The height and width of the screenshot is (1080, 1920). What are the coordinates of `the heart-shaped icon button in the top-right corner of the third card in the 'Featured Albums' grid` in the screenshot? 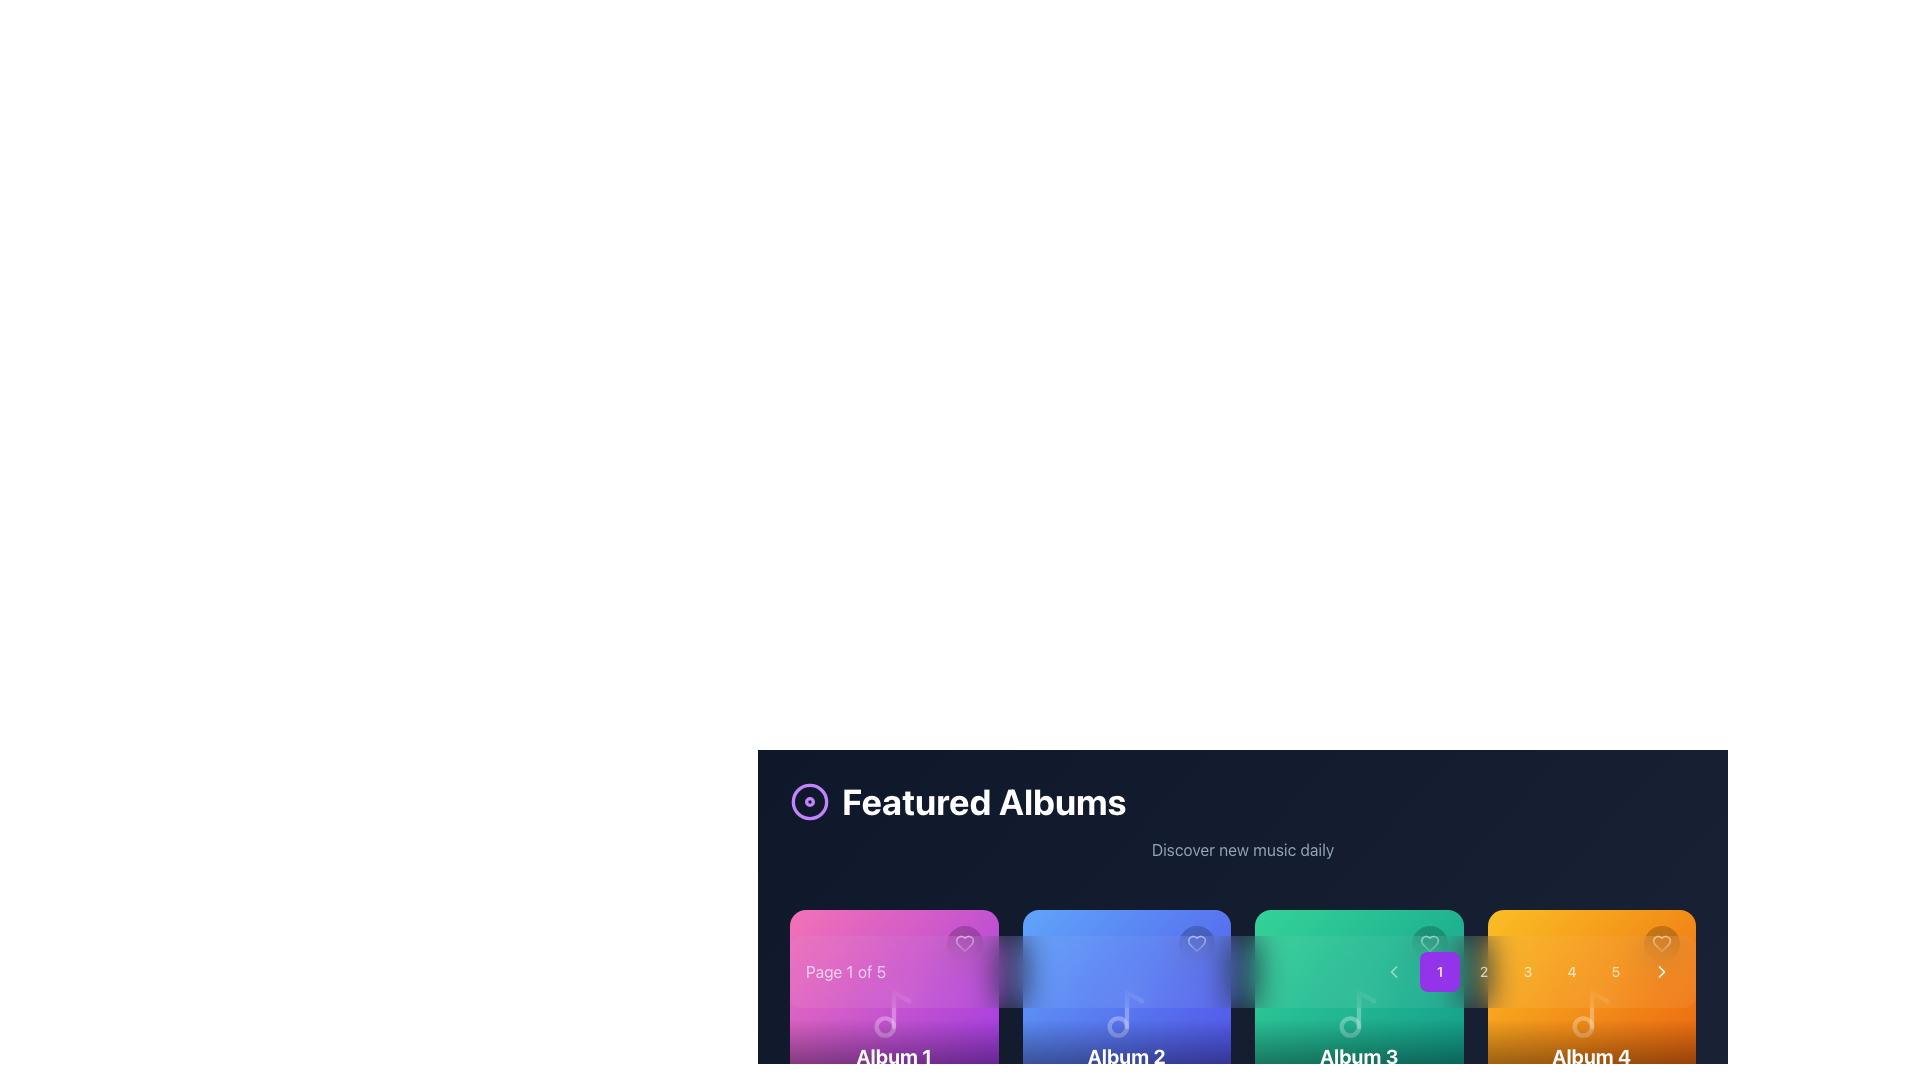 It's located at (1428, 944).